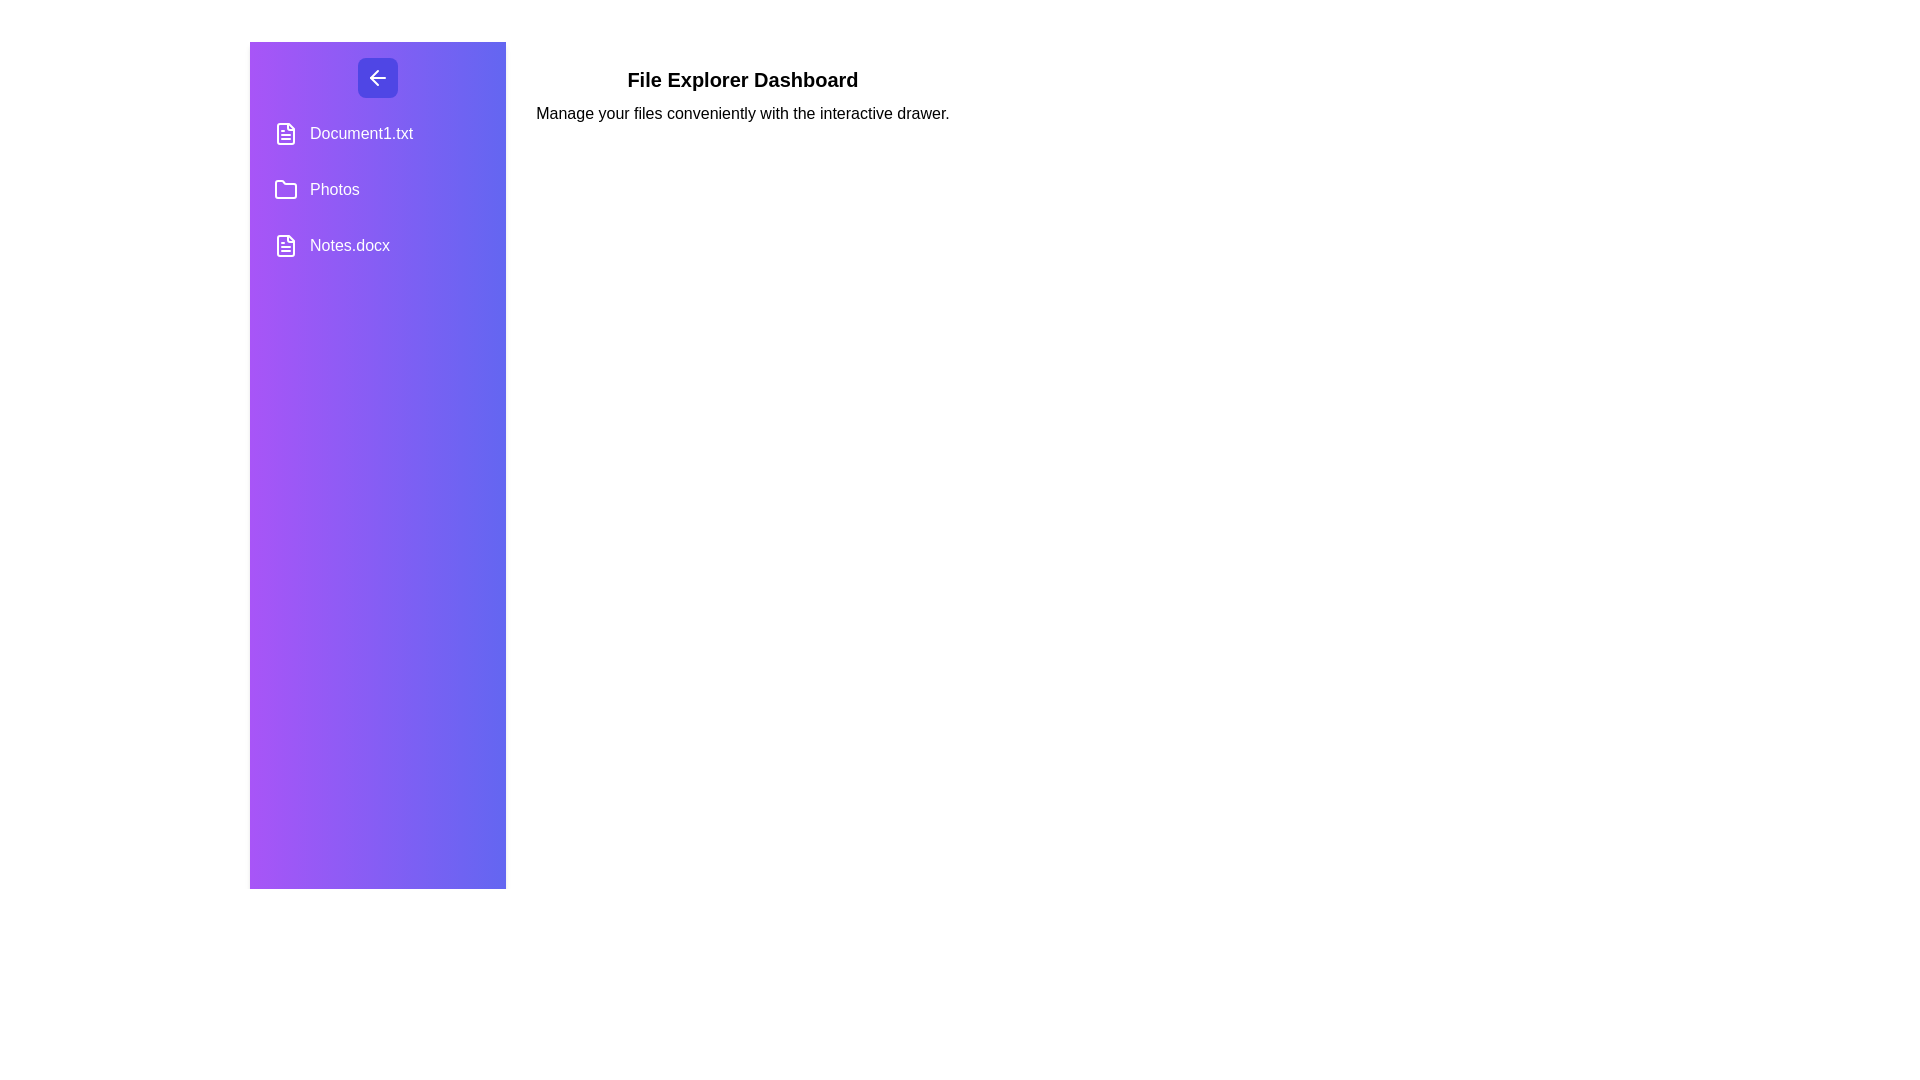 The image size is (1920, 1080). What do you see at coordinates (378, 134) in the screenshot?
I see `the file or folder named Document1.txt` at bounding box center [378, 134].